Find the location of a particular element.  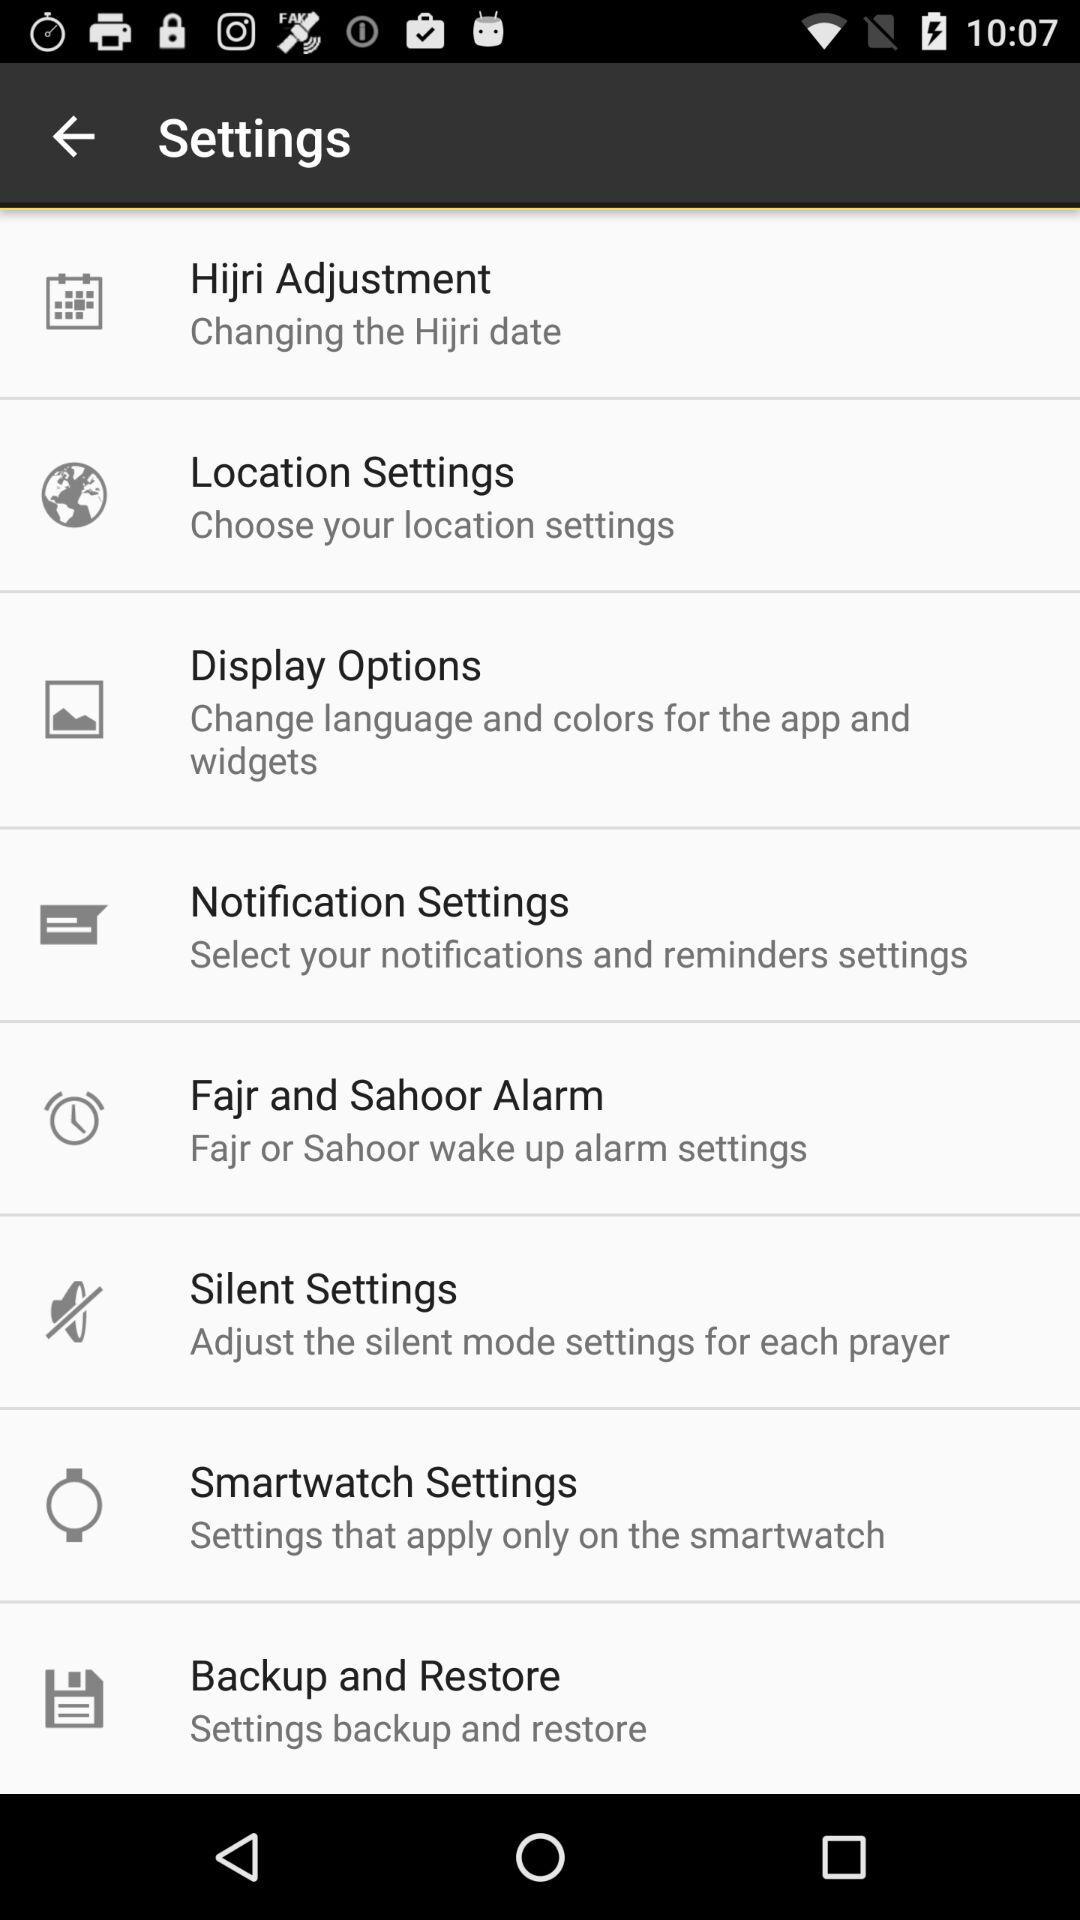

the item above fajr and sahoor item is located at coordinates (578, 952).